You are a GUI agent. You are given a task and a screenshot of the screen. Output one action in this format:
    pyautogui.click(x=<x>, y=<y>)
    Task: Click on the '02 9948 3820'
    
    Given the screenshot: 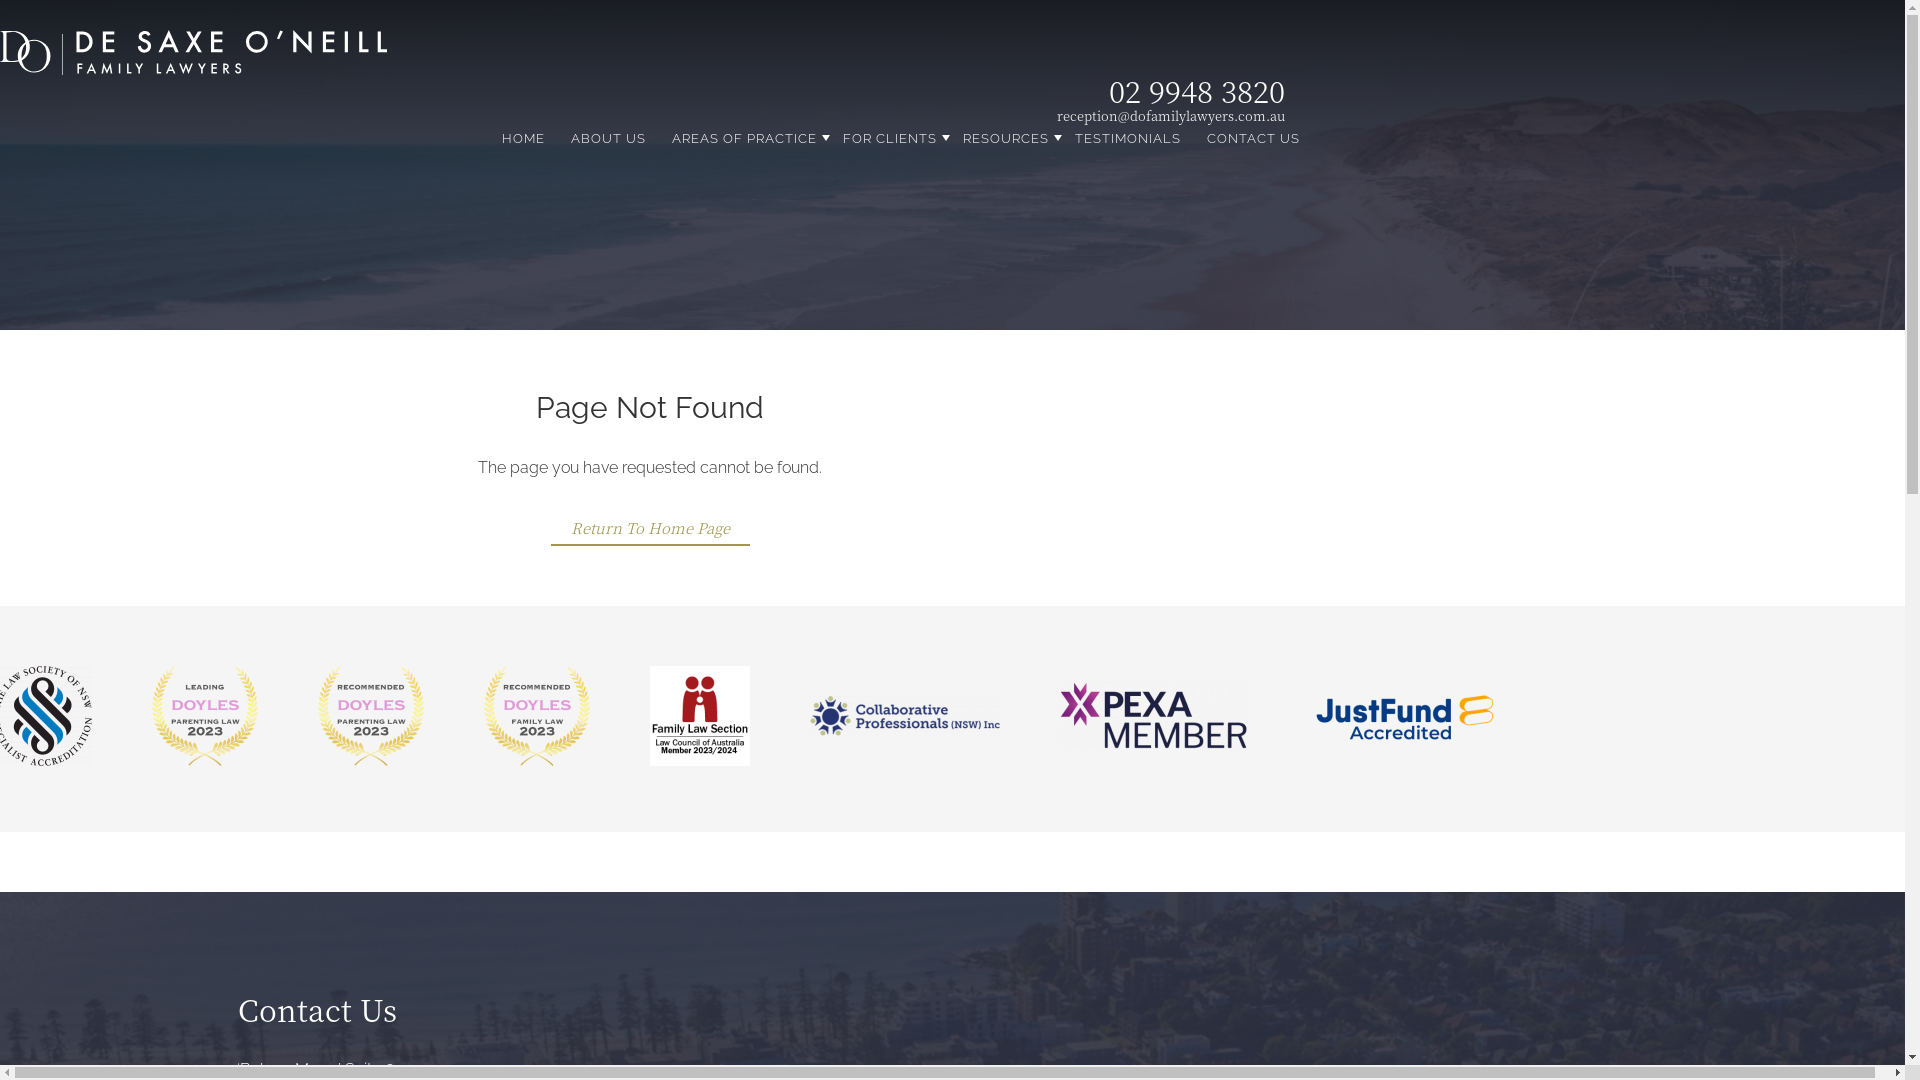 What is the action you would take?
    pyautogui.click(x=1196, y=88)
    